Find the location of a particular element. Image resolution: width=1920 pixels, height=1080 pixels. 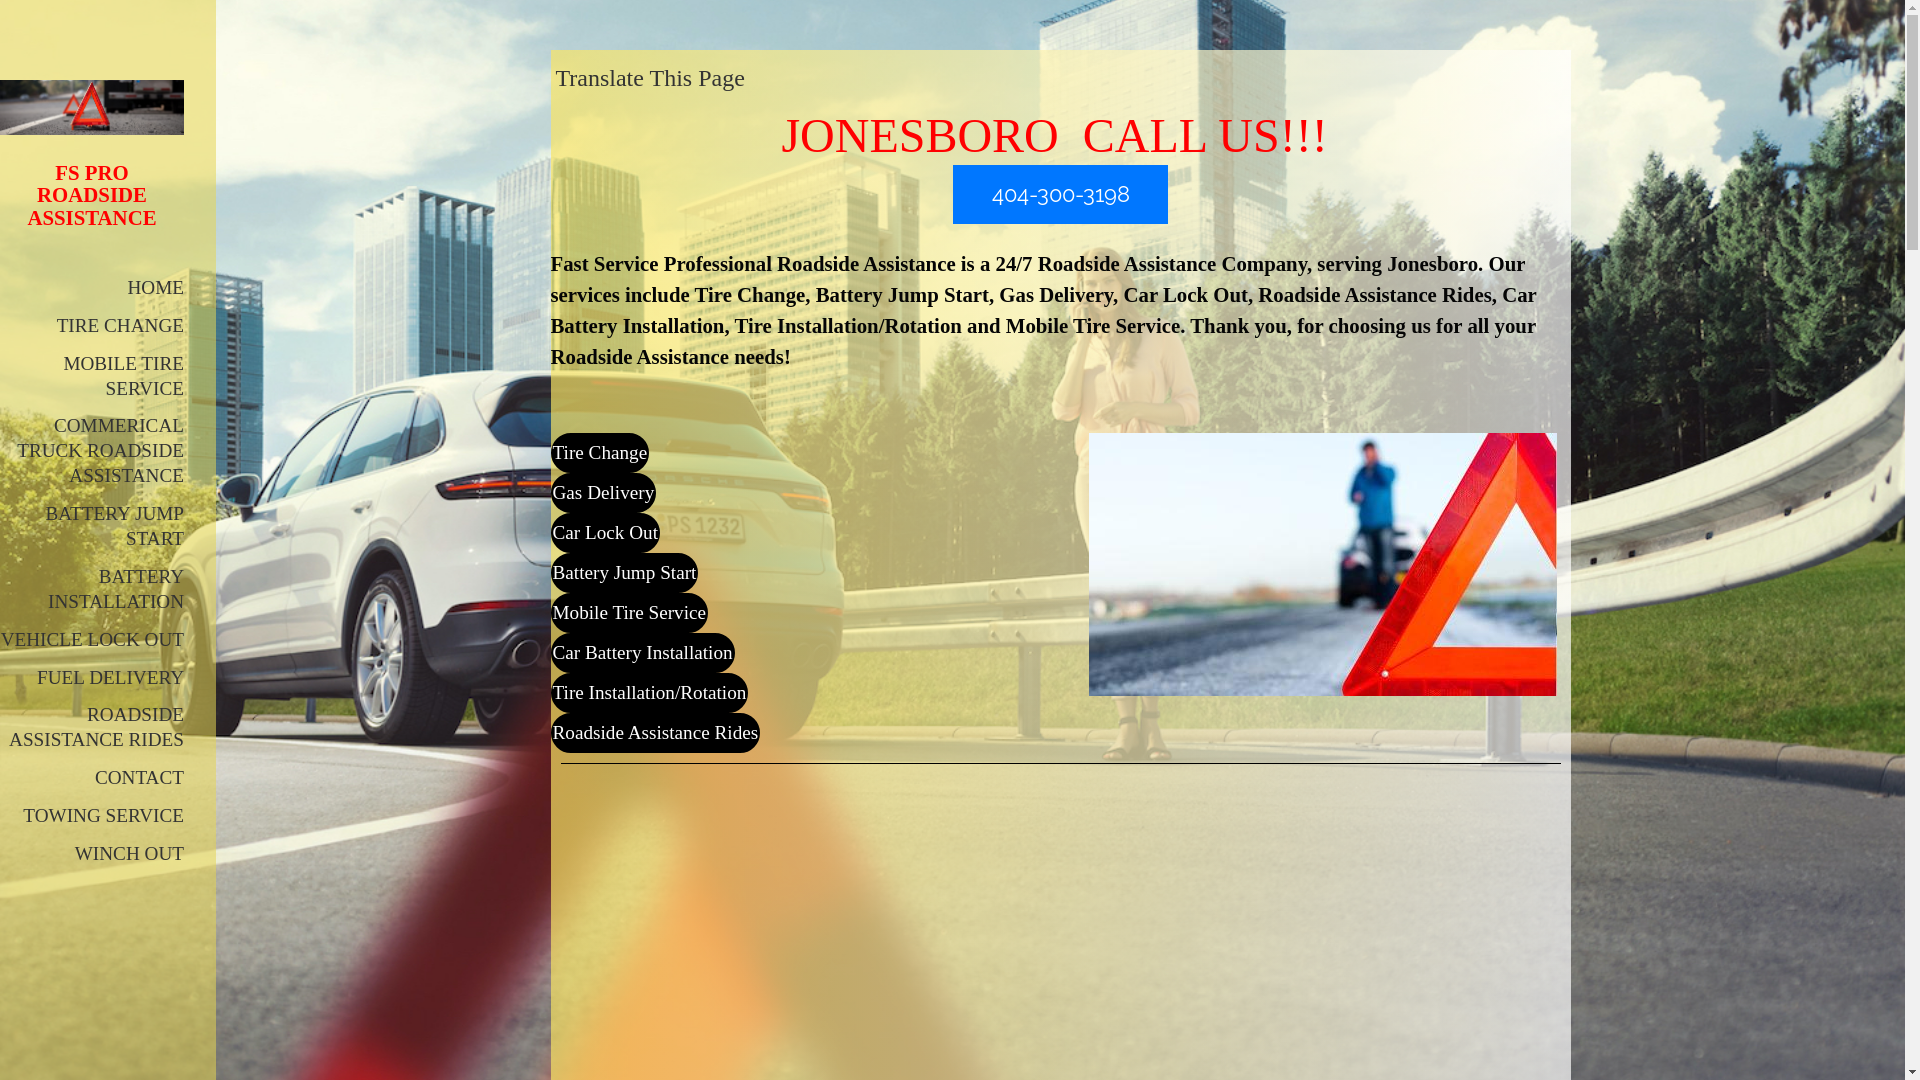

'Battery Jump Start' is located at coordinates (623, 573).